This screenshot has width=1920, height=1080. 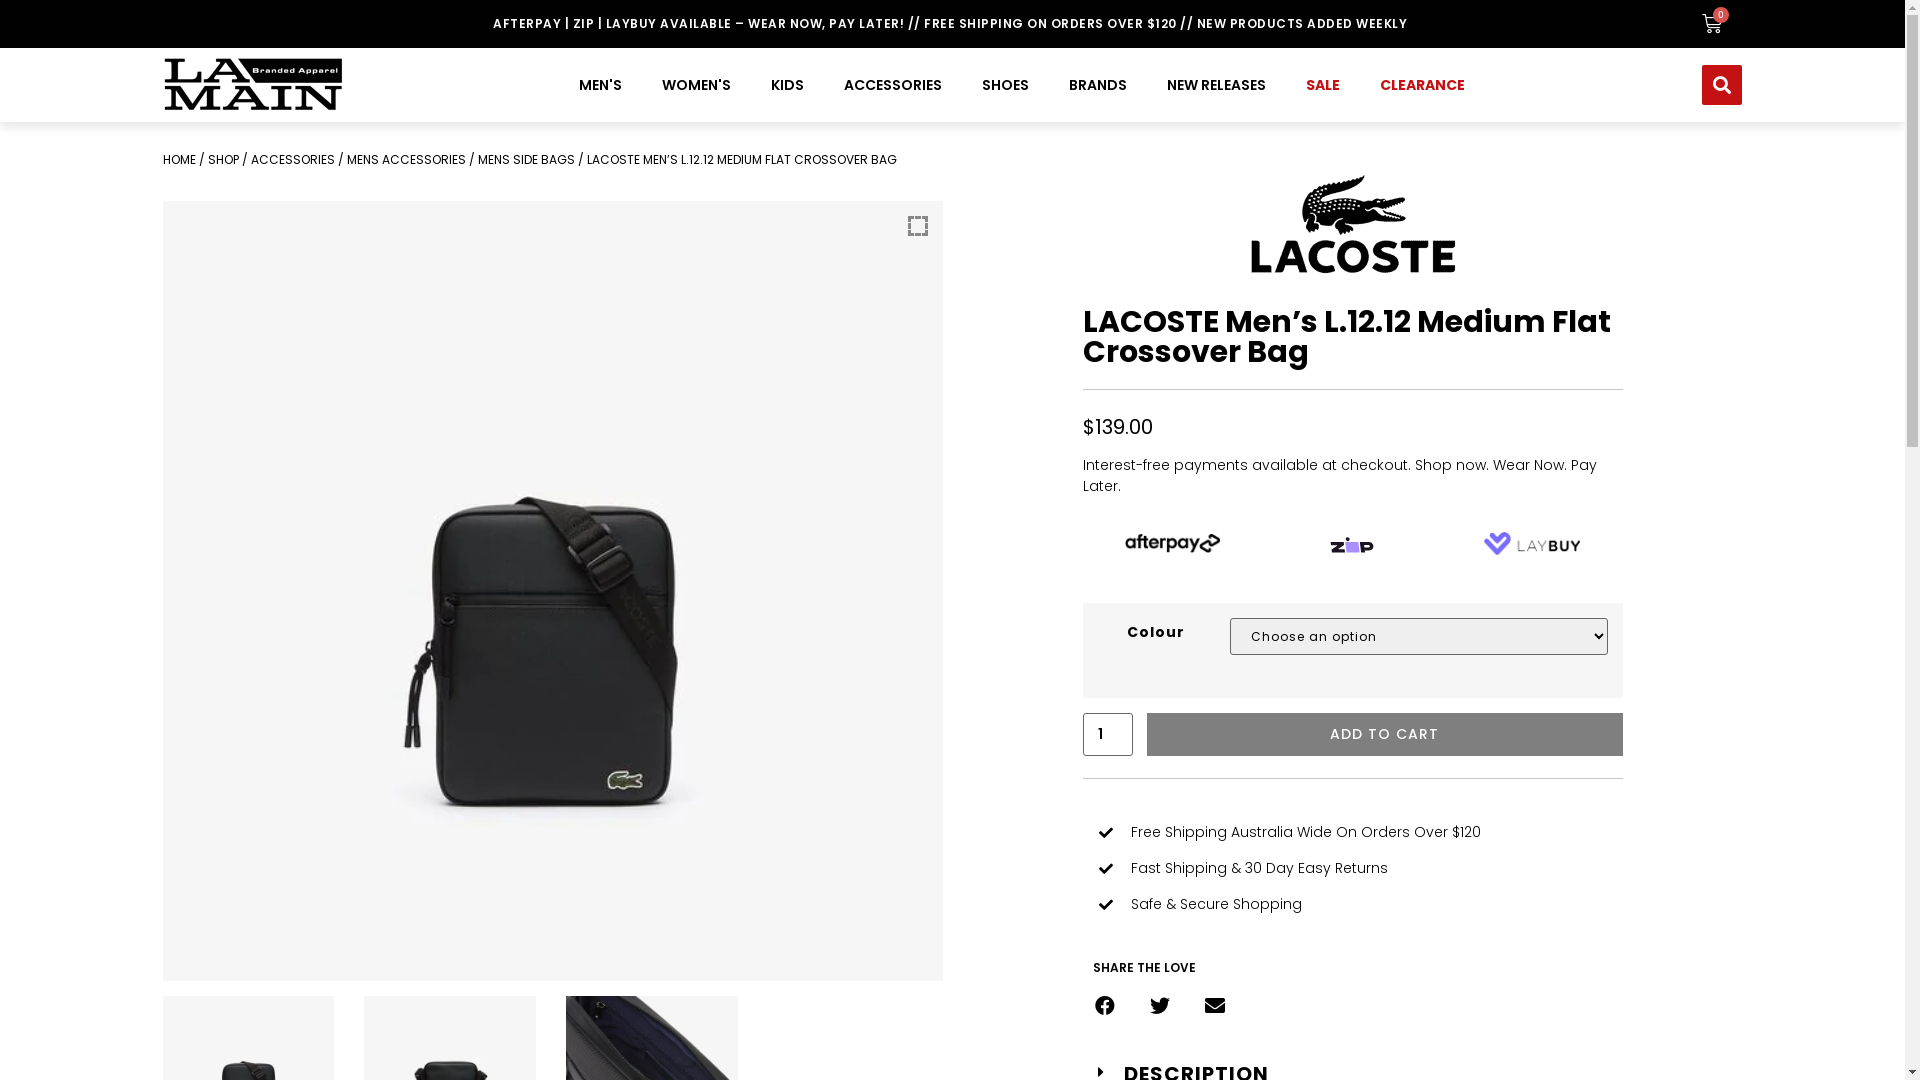 I want to click on 'MENS SIDE BAGS', so click(x=526, y=158).